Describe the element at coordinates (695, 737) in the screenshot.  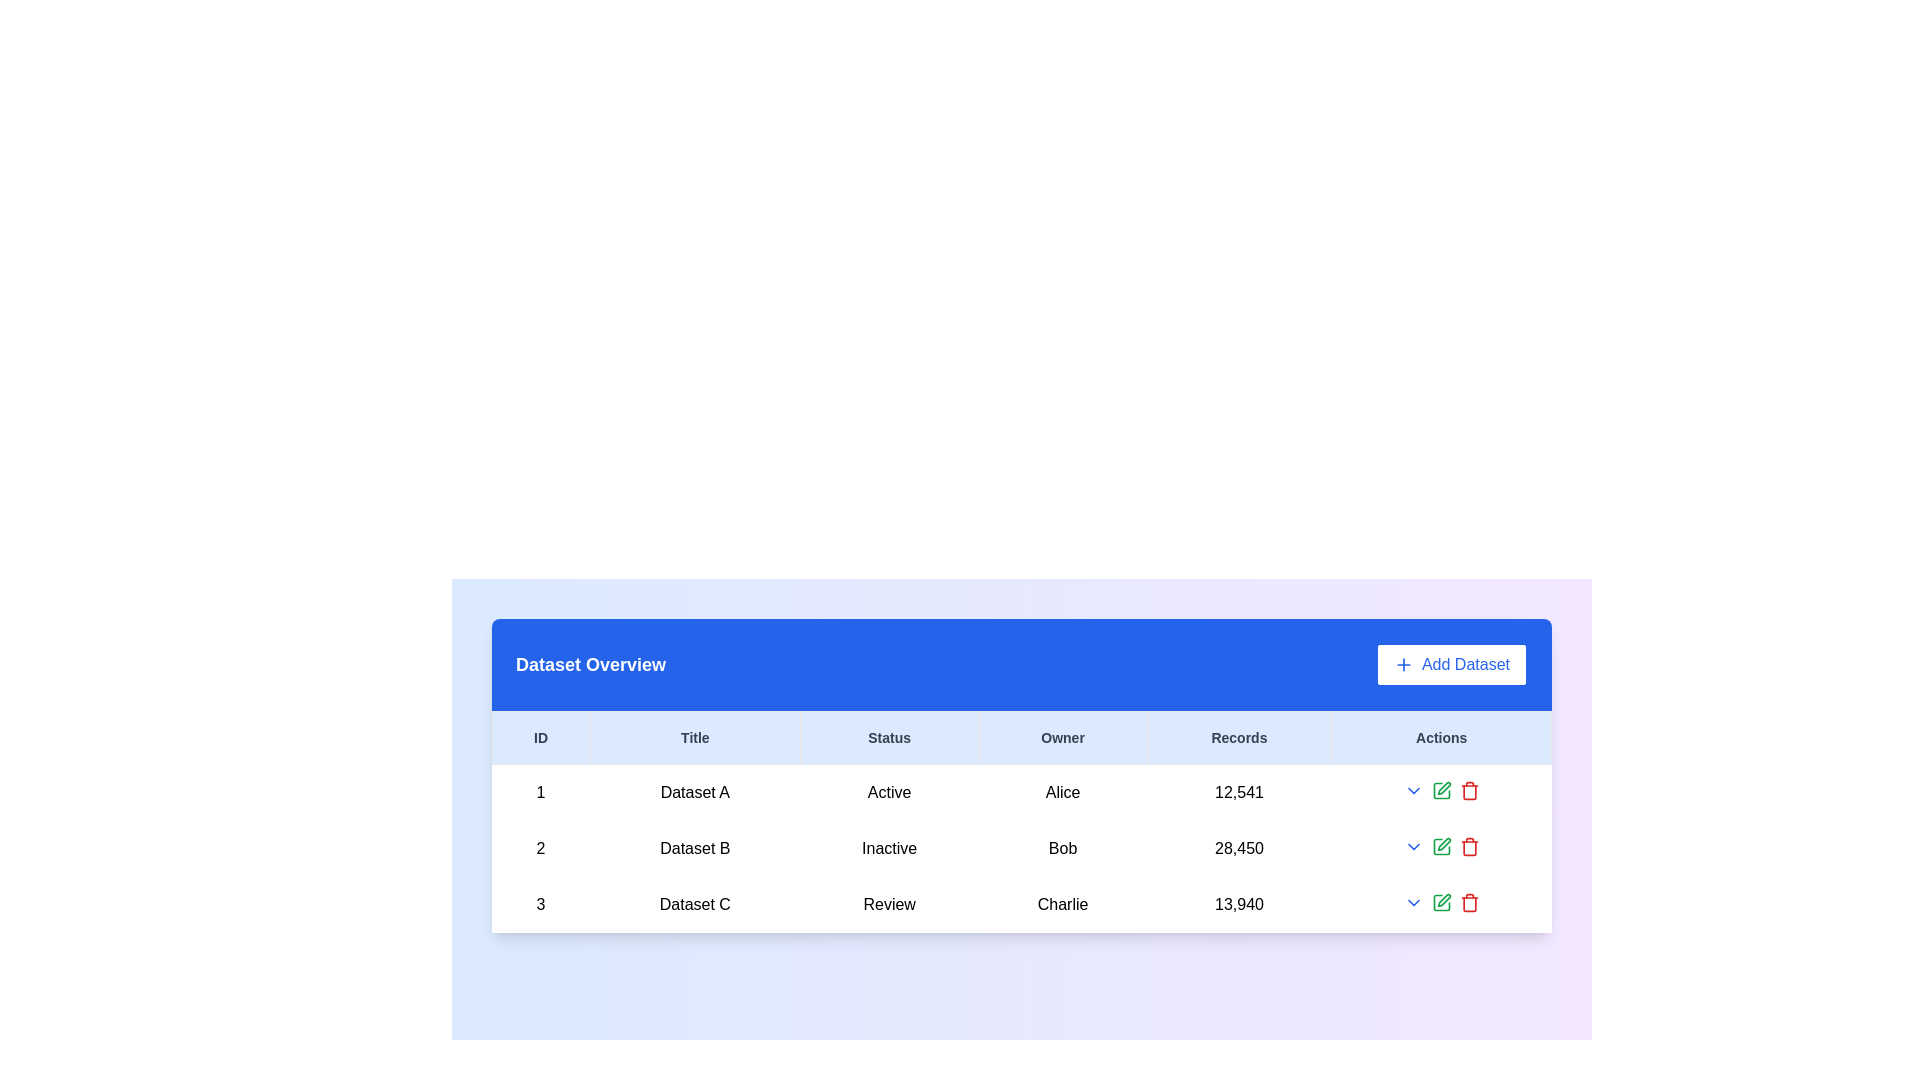
I see `the Table Header Cell labeled 'Title' which is styled with a light blue background and is part of the header row in the Dataset Overview table` at that location.